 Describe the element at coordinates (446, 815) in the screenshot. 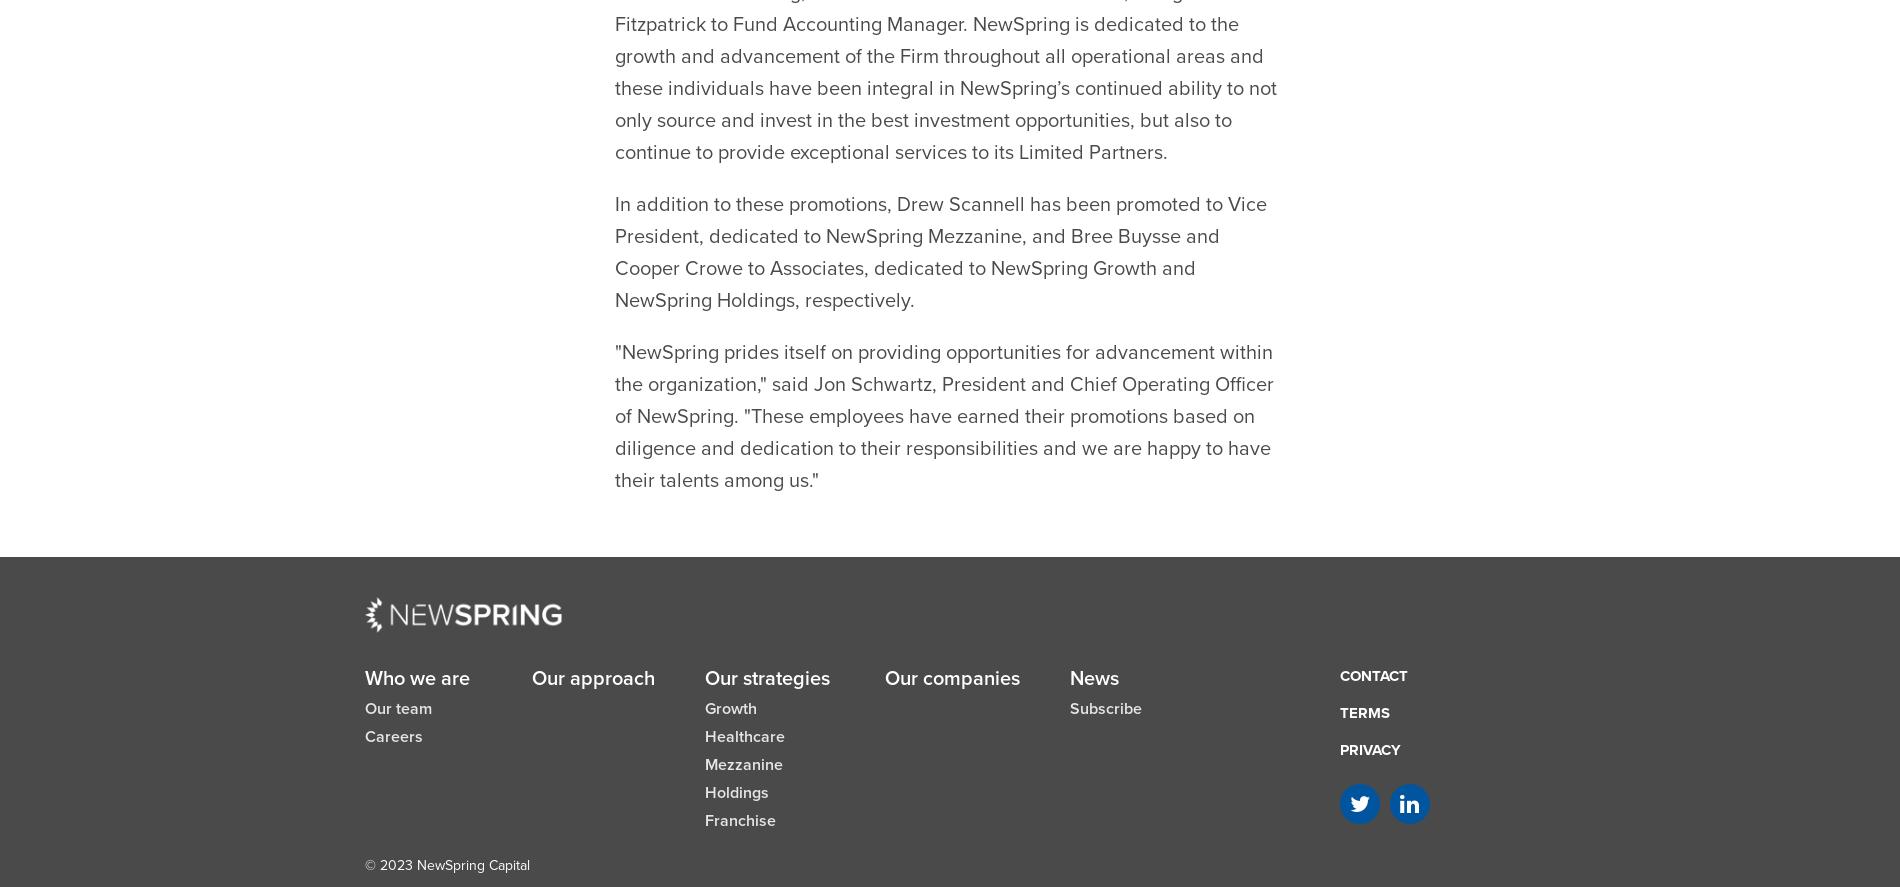

I see `'© 2023 NewSpring Capital'` at that location.